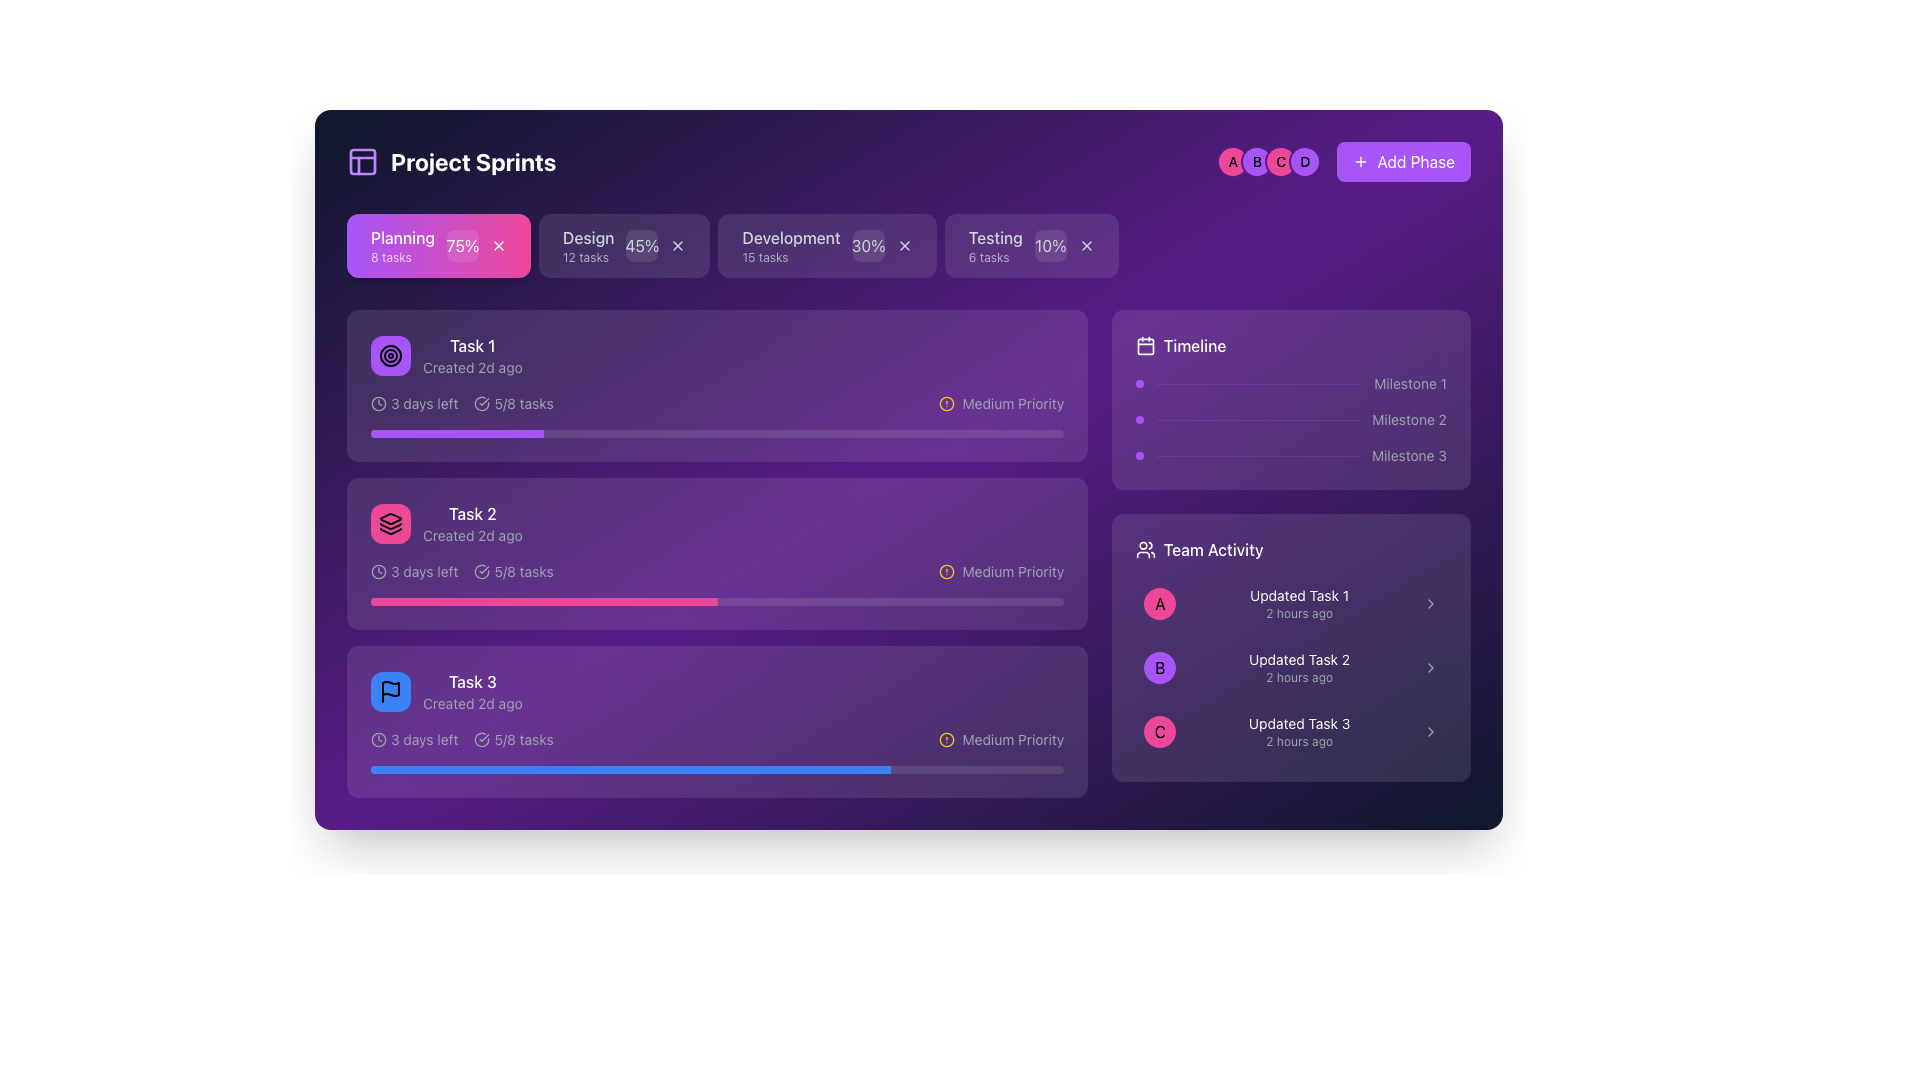 The image size is (1920, 1080). What do you see at coordinates (471, 367) in the screenshot?
I see `the text label that indicates when the associated task was created, located below and aligned to the left of the bold title text 'Task 1'` at bounding box center [471, 367].